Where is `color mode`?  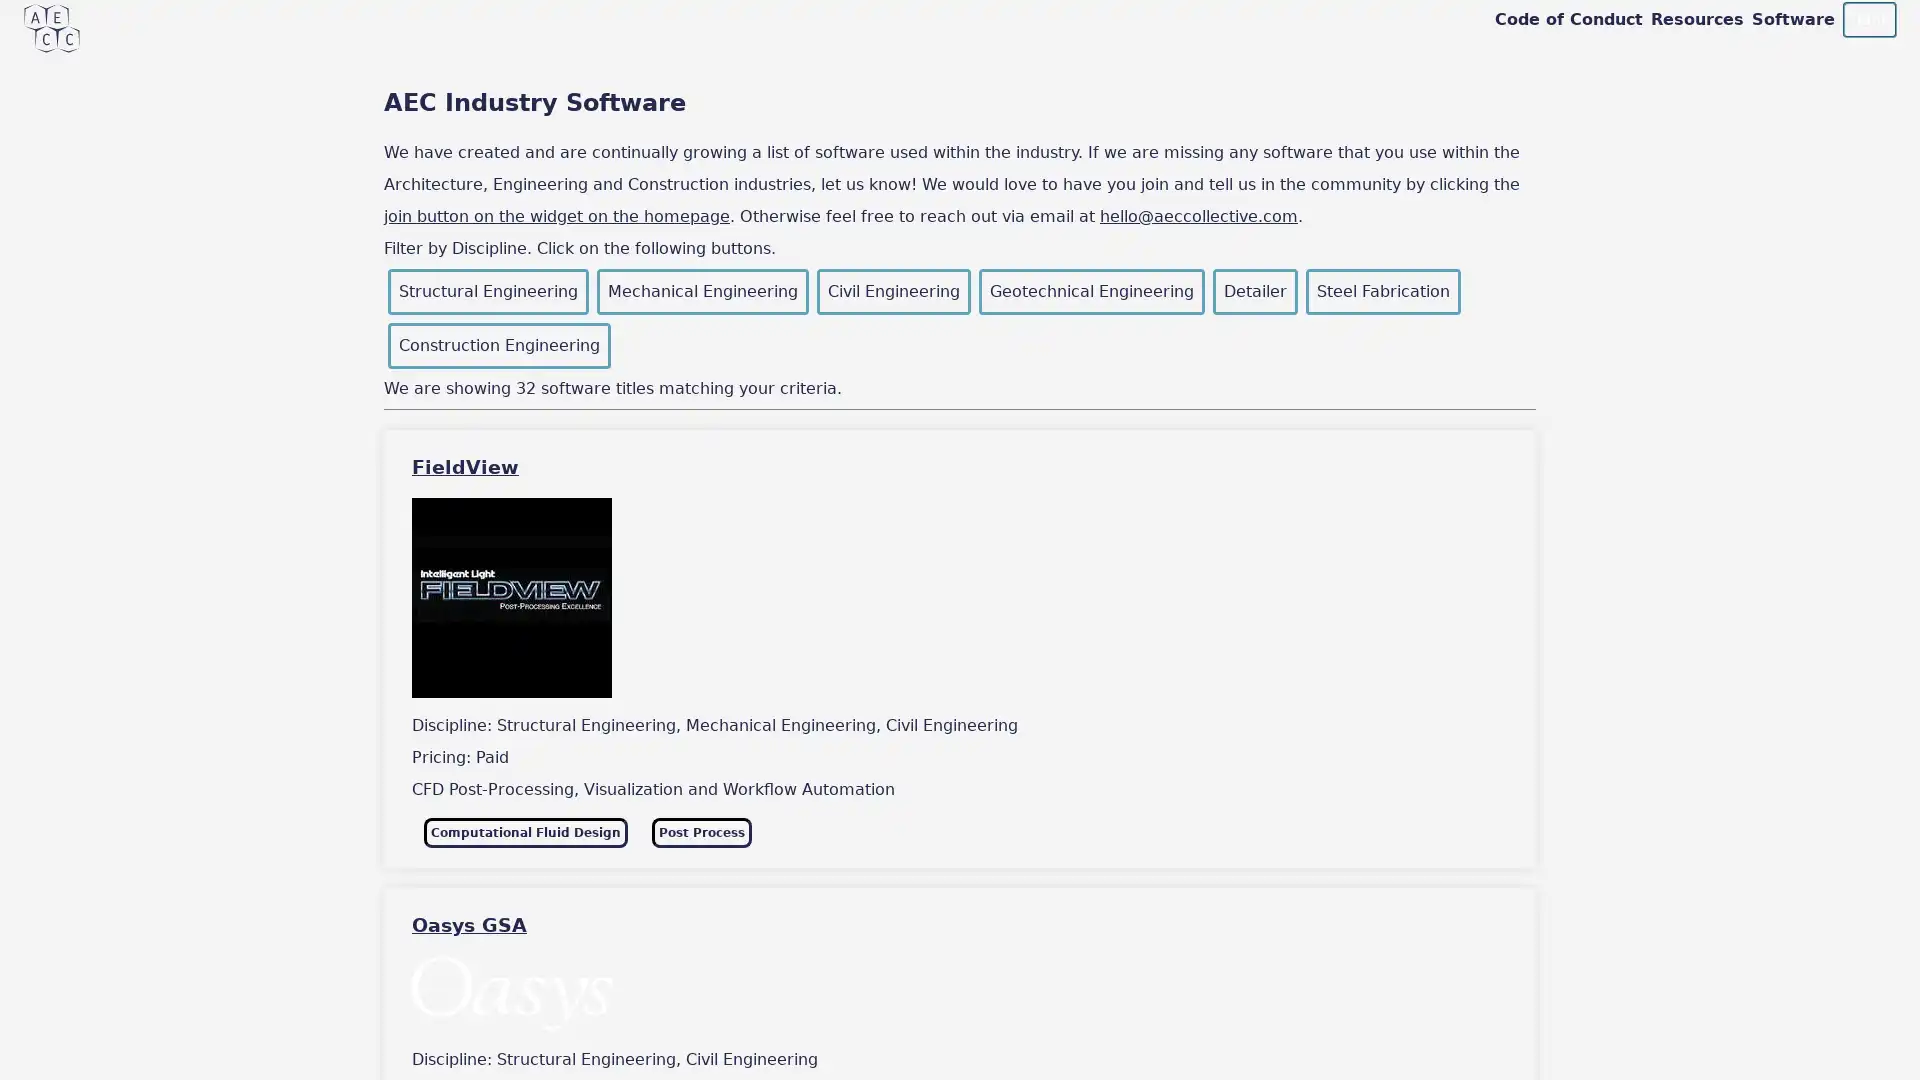 color mode is located at coordinates (1867, 19).